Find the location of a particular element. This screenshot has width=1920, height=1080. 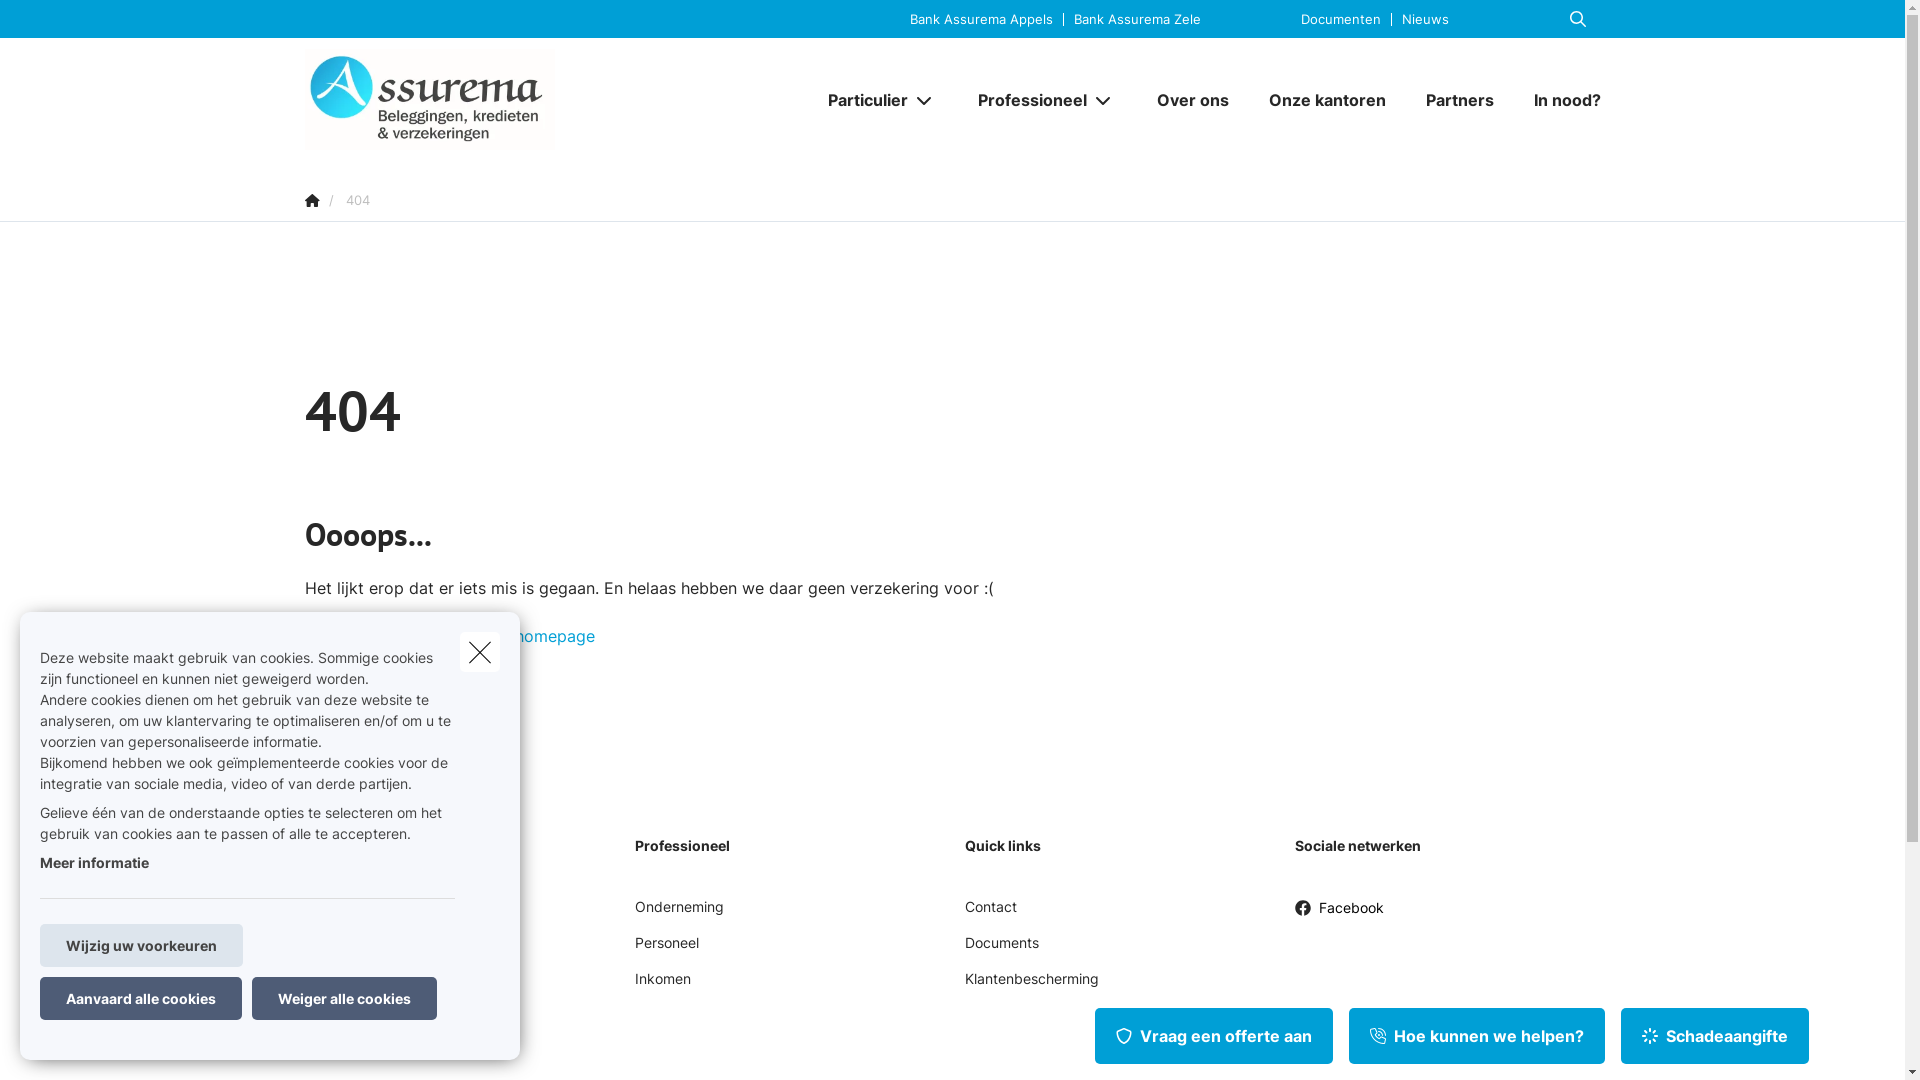

'Aanvaard alle cookies' is located at coordinates (139, 998).